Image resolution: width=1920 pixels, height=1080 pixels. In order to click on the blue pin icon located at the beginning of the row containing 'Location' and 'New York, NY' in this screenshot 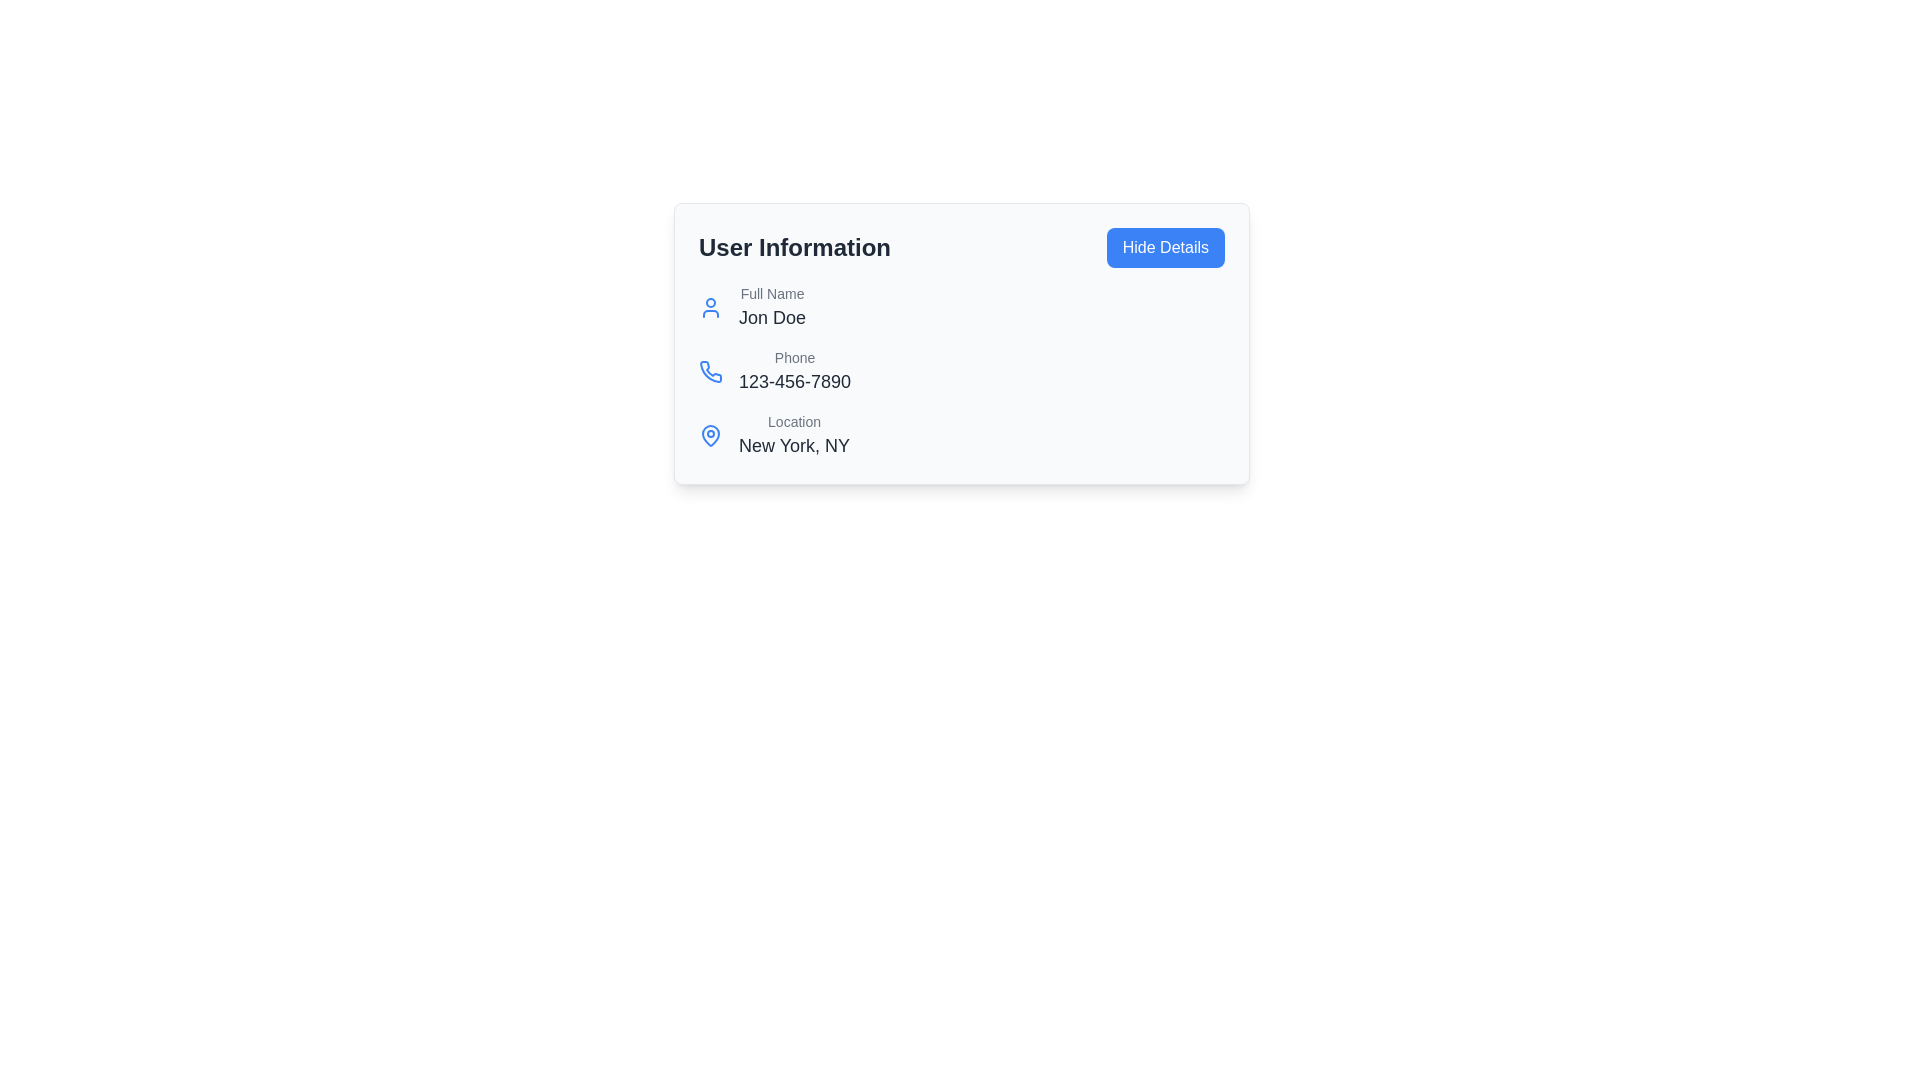, I will do `click(710, 434)`.